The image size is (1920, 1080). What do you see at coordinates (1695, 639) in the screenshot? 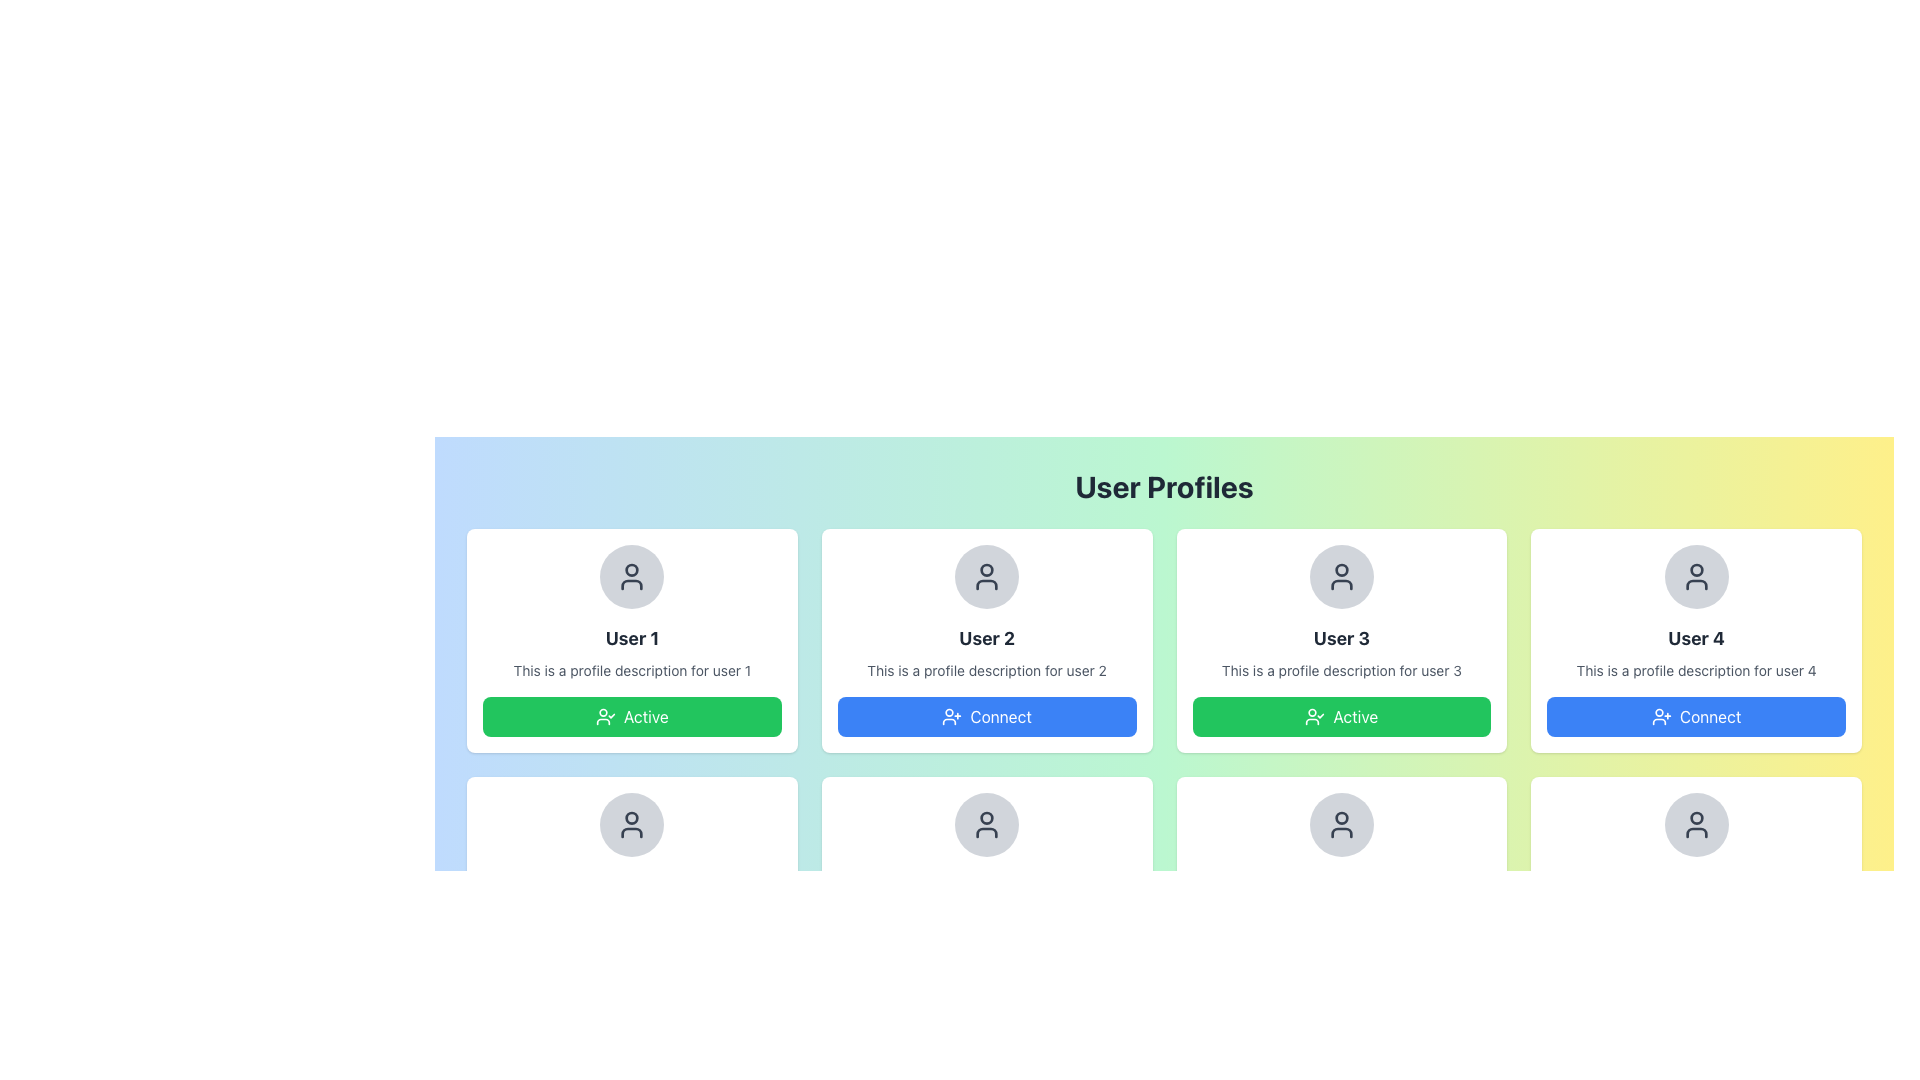
I see `the text label that represents the name or identifier of the user profile located in the fourth profile card in the top row of the grid layout` at bounding box center [1695, 639].